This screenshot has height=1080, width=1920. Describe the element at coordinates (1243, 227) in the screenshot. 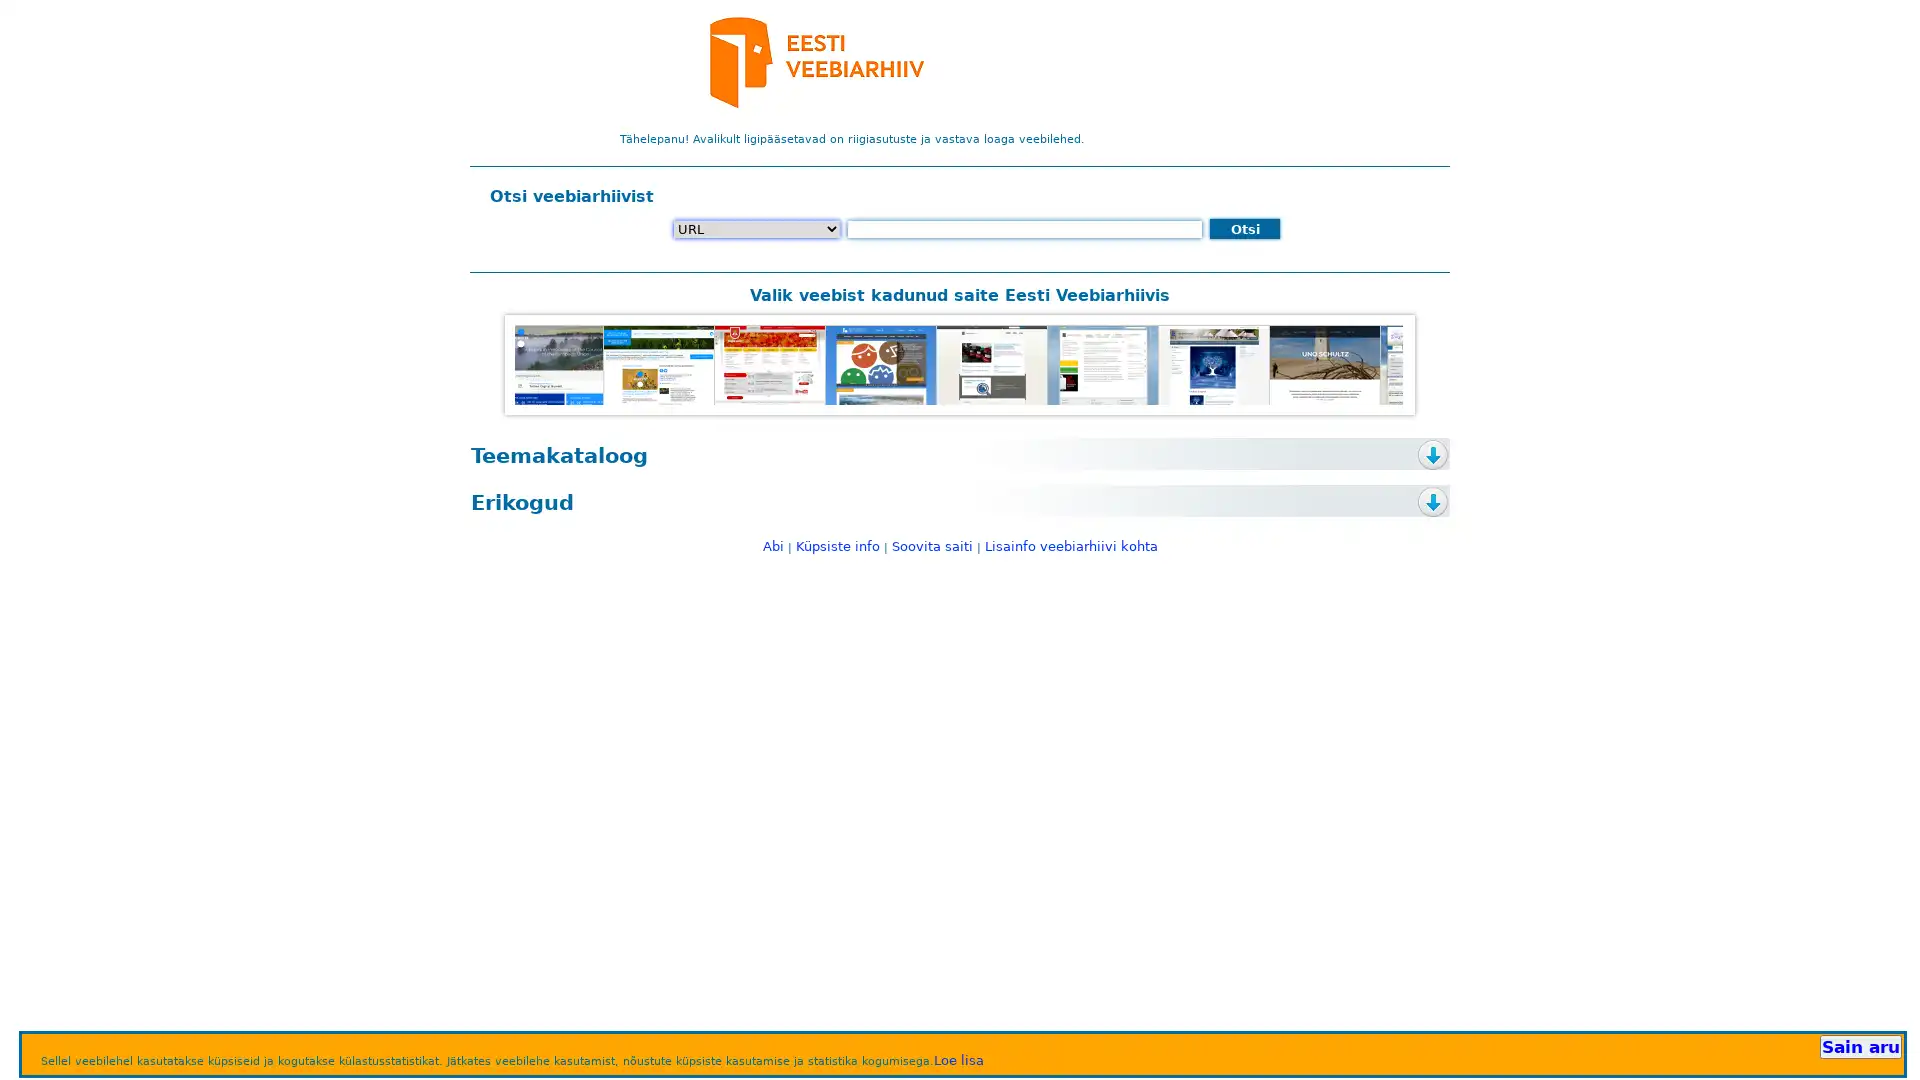

I see `Otsi` at that location.